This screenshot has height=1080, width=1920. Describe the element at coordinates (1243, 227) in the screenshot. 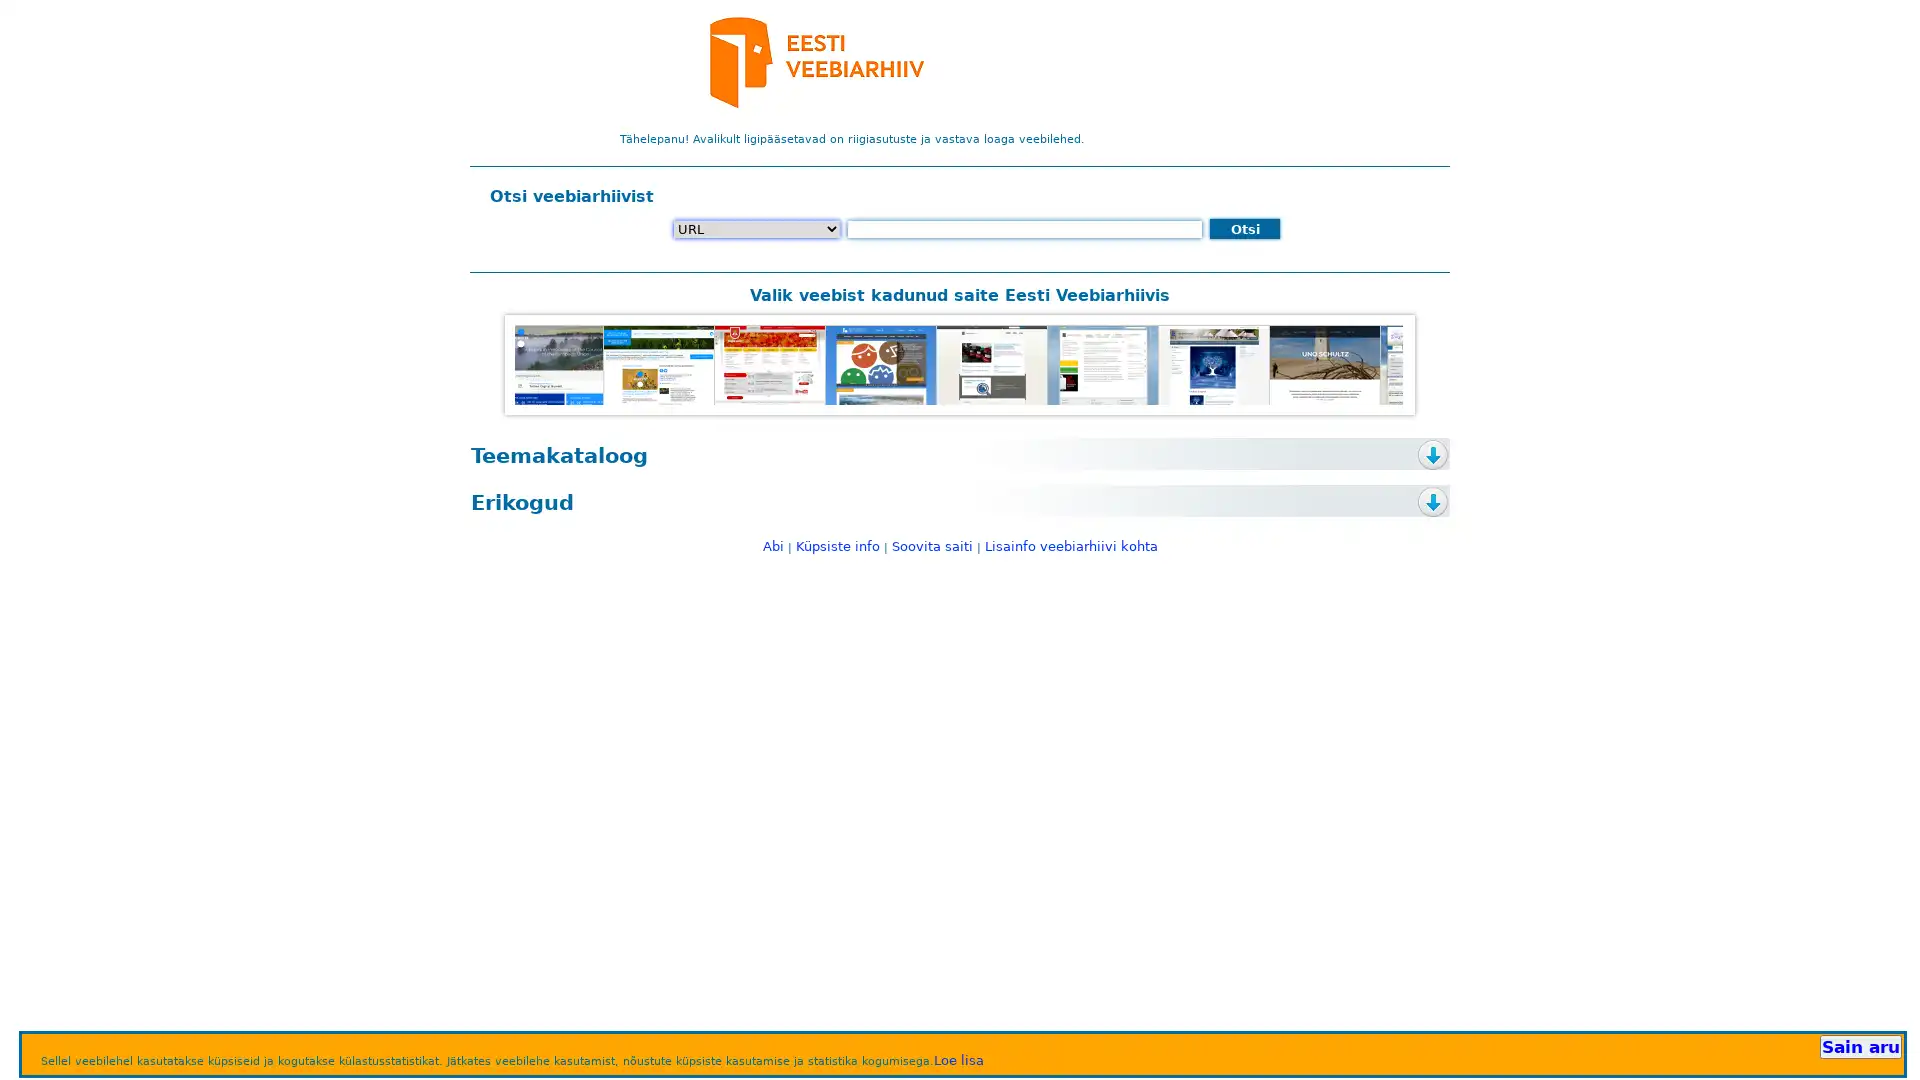

I see `Otsi` at that location.